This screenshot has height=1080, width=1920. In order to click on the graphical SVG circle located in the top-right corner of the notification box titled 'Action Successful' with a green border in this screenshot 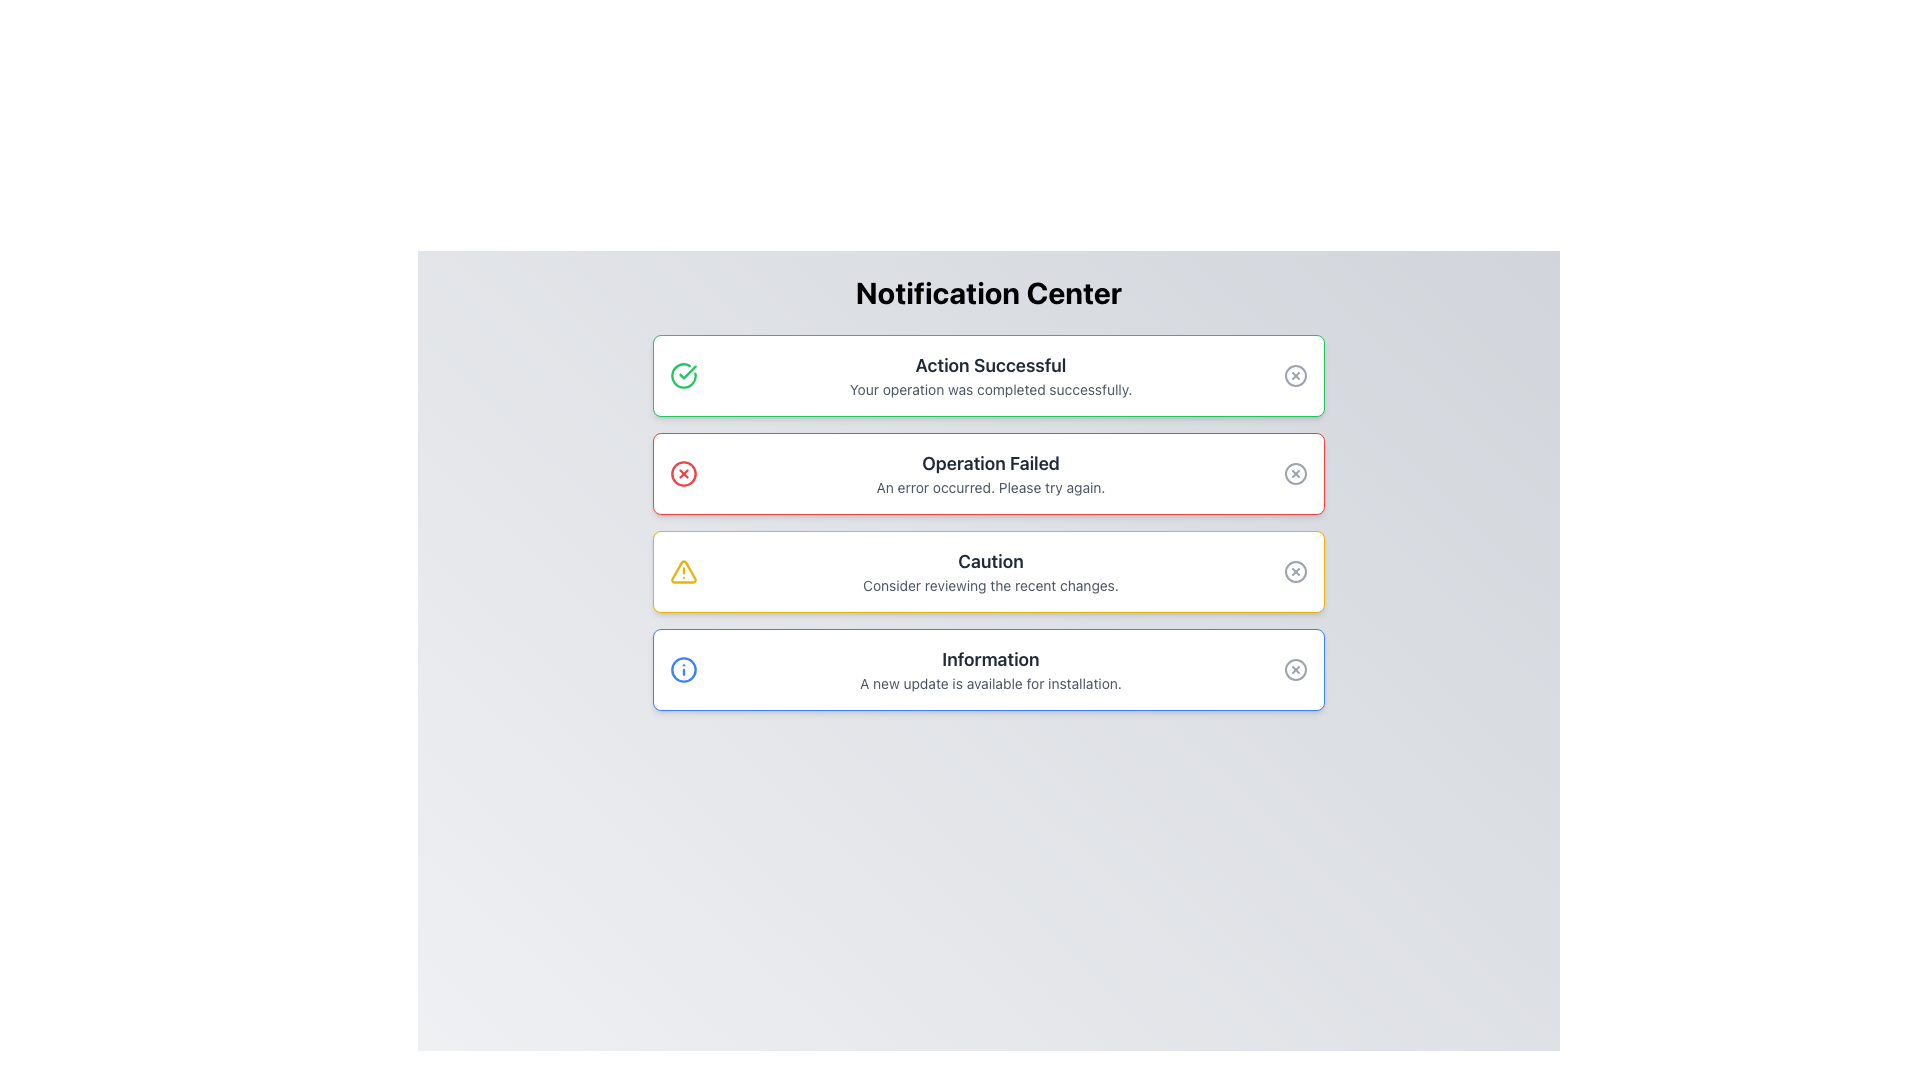, I will do `click(1296, 375)`.